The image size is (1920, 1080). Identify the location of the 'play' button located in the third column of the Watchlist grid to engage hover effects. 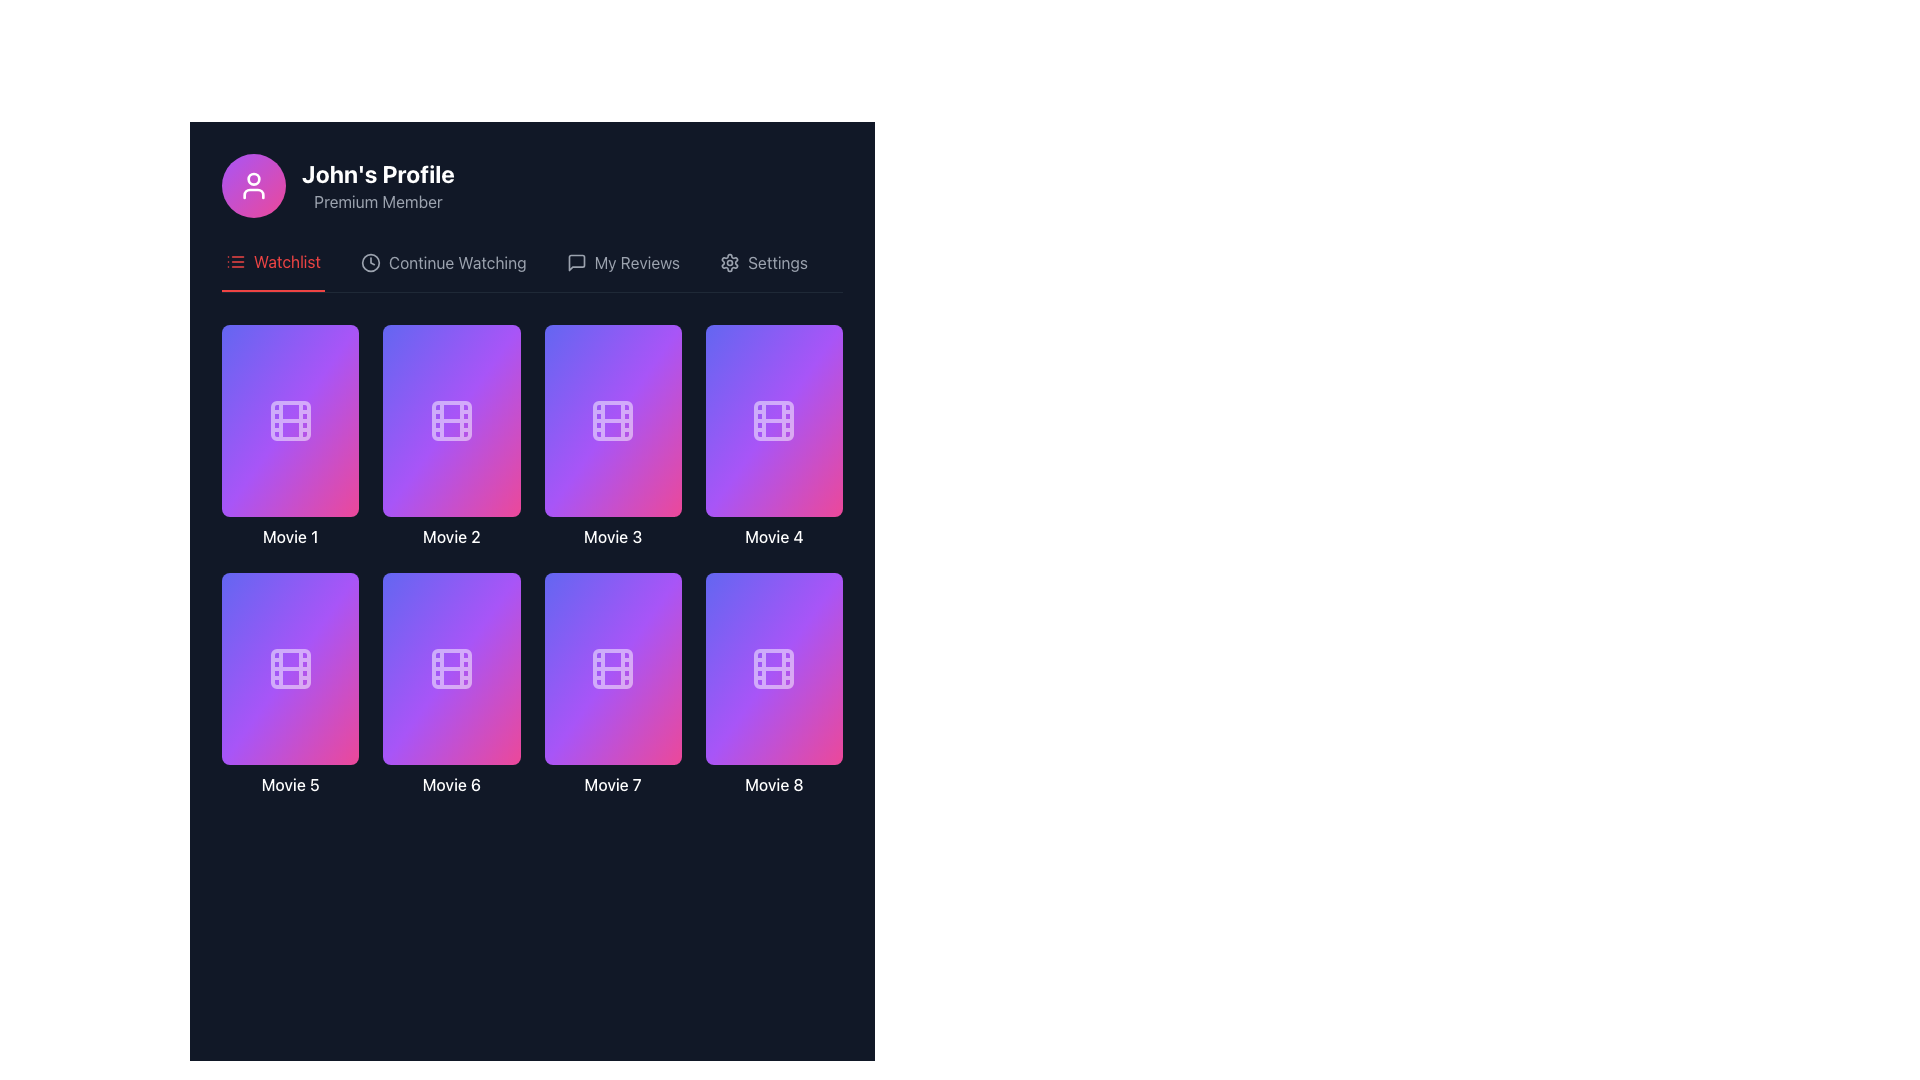
(612, 410).